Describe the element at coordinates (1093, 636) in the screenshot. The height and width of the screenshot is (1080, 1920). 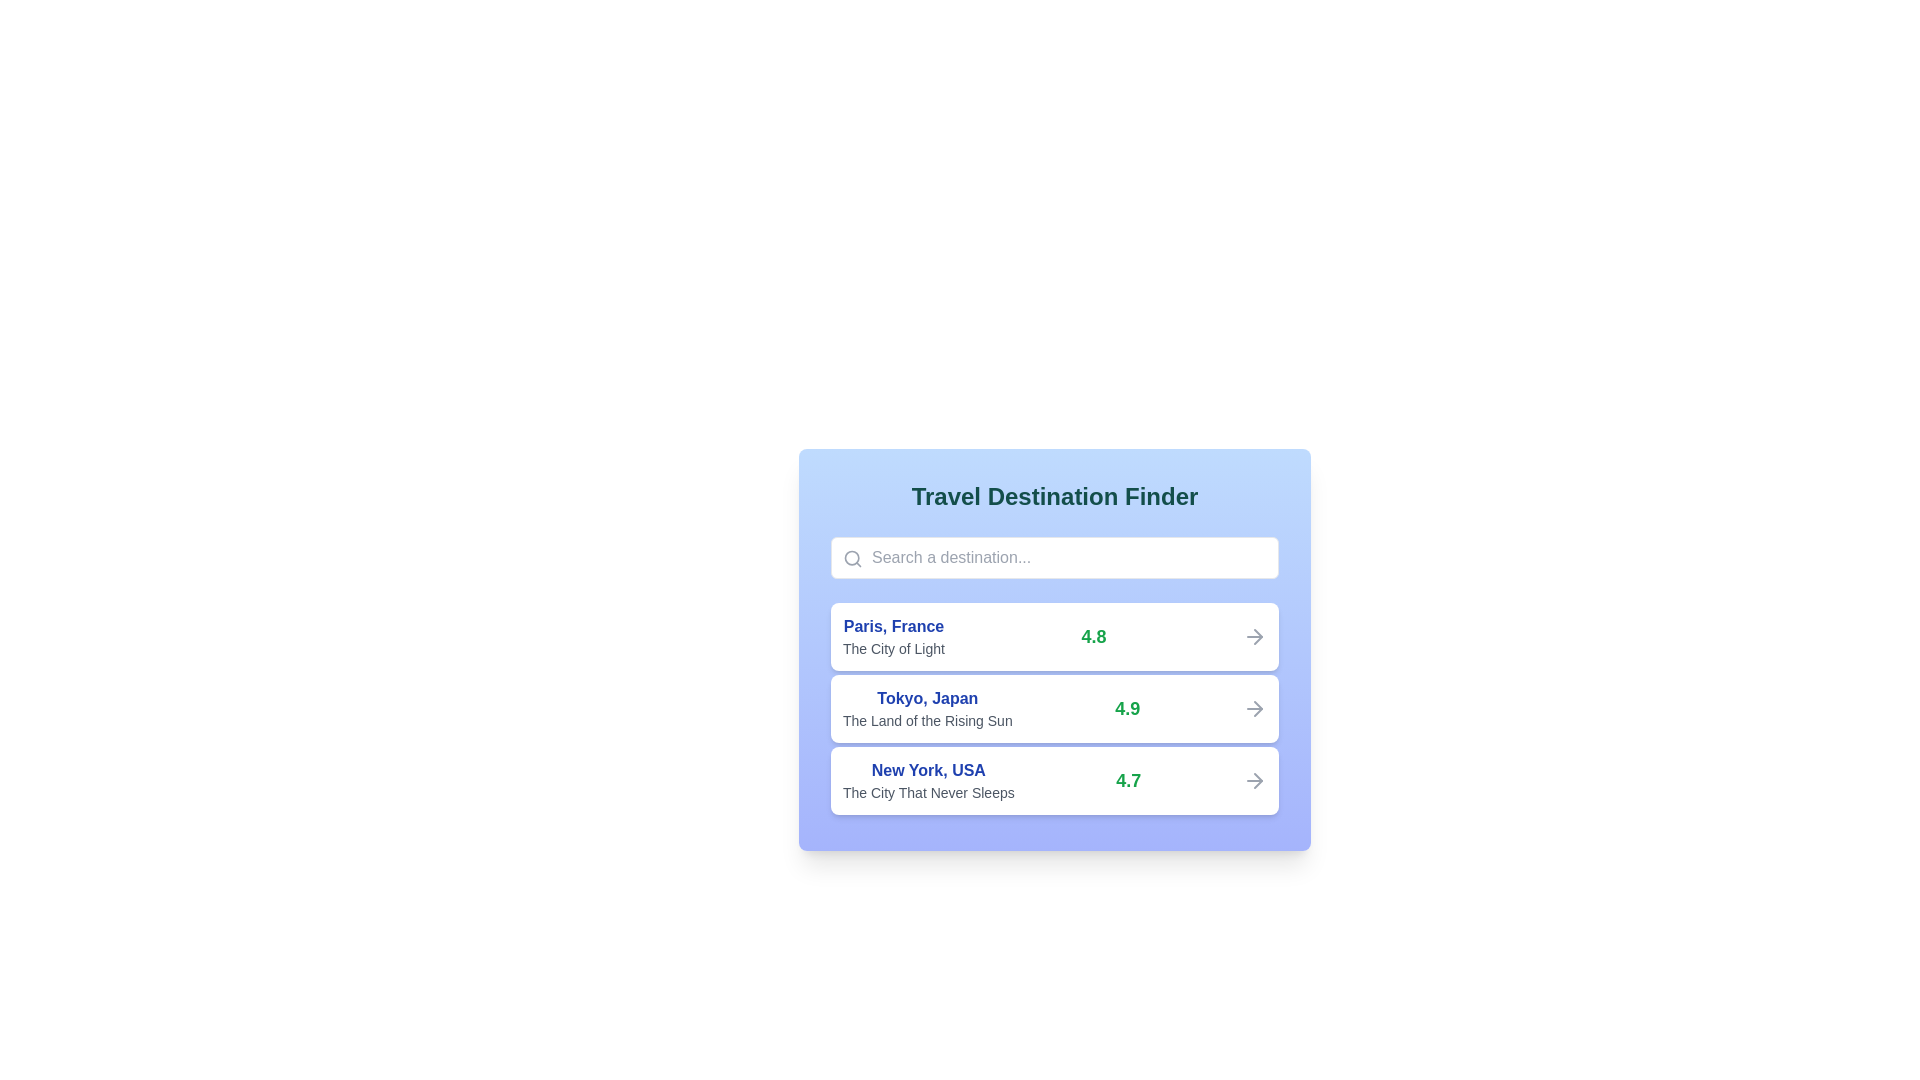
I see `the text component displaying '4.8' in bold, large, green typography, which is located within a card representing information about 'Paris, France'` at that location.